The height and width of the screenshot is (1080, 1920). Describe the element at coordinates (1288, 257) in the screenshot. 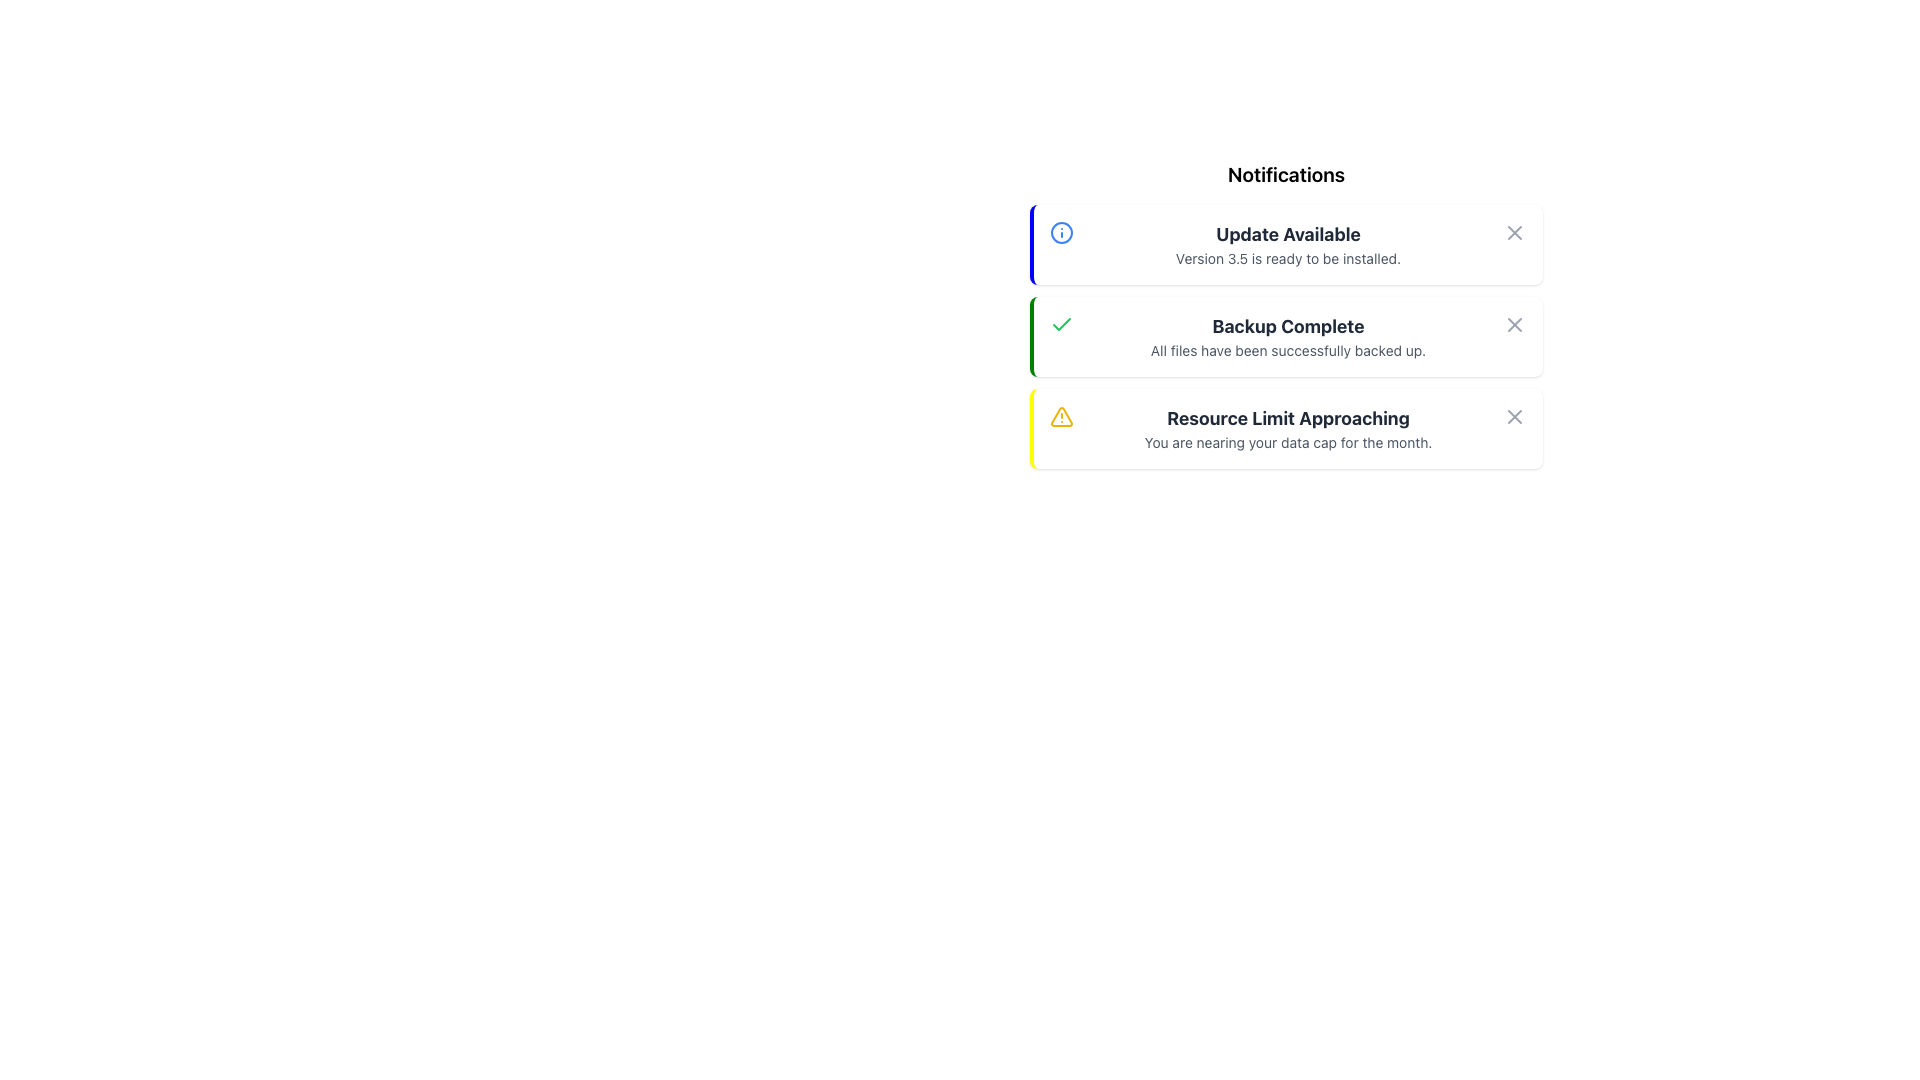

I see `the static text element that provides additional information related to the 'Update Available' title, positioned immediately below it in the notification card` at that location.